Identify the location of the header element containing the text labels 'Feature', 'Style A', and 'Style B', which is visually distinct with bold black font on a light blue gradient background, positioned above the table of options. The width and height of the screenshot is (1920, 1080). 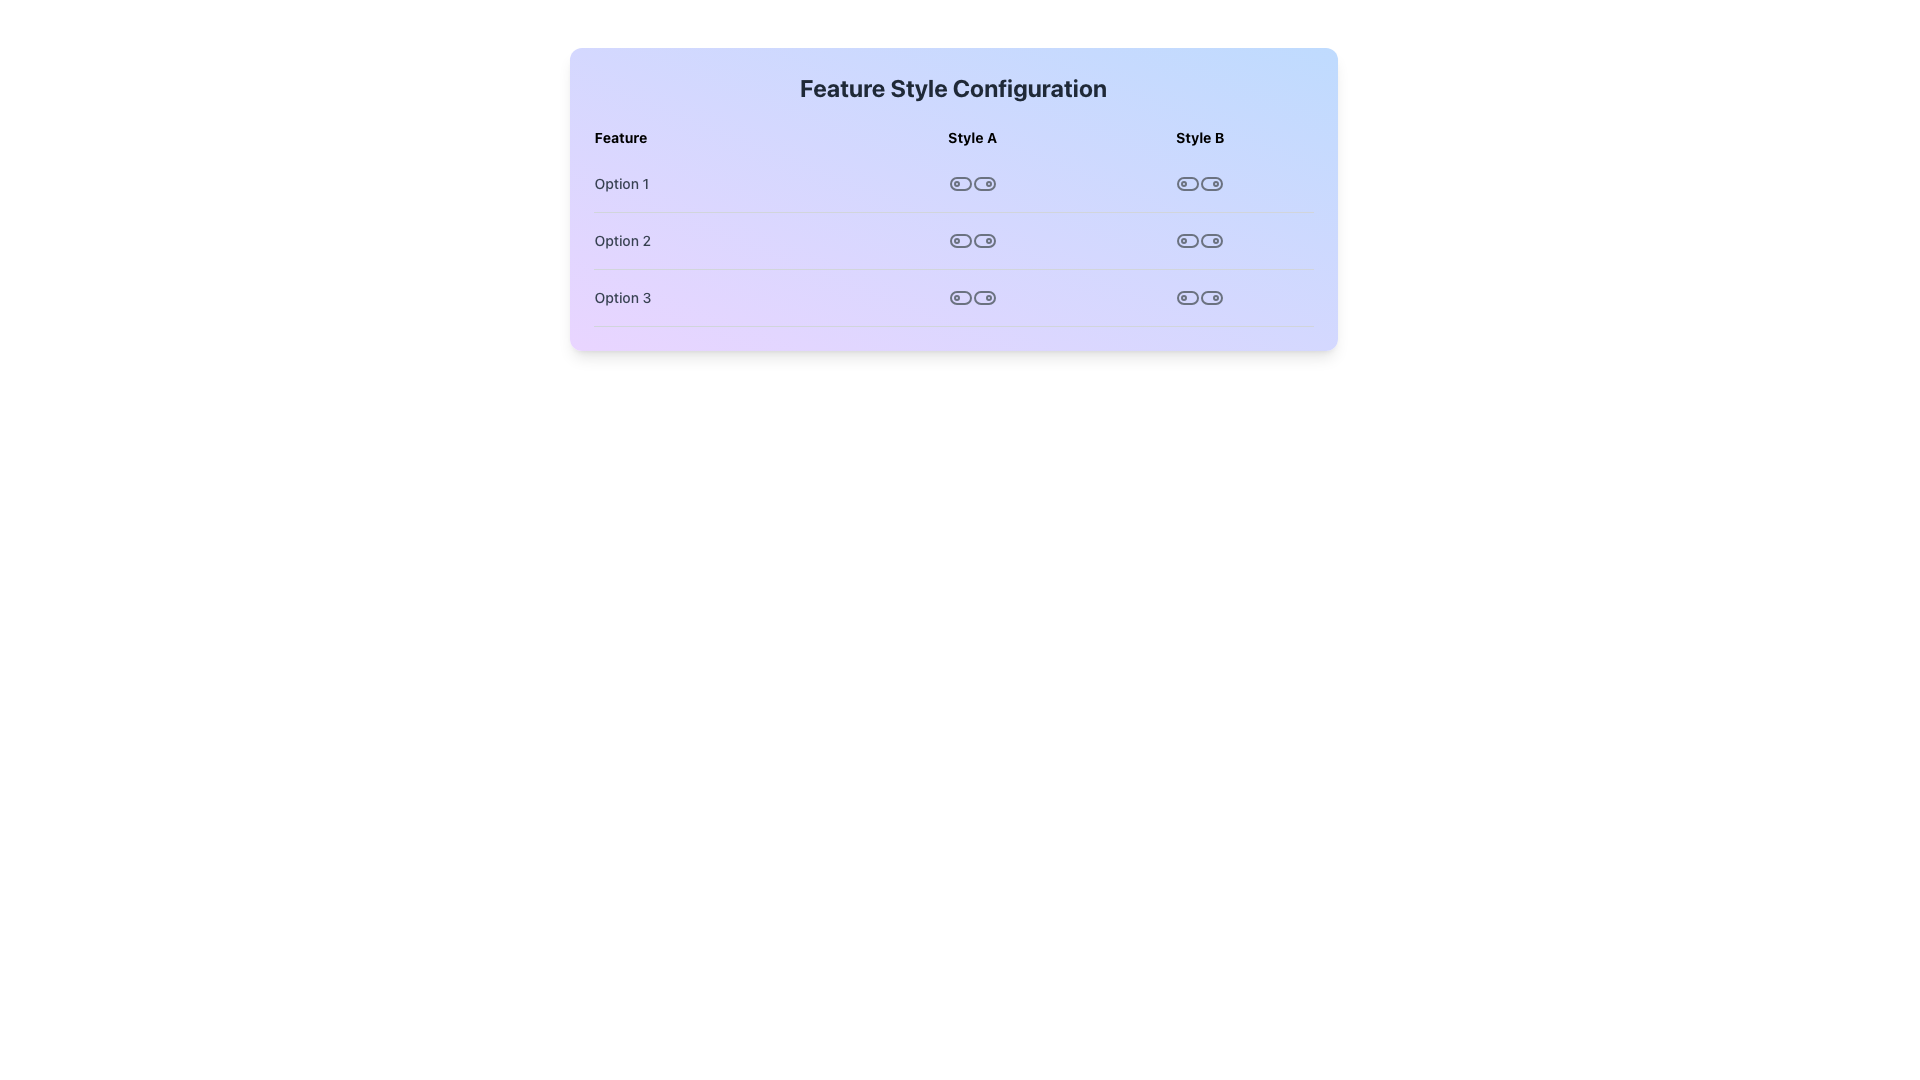
(952, 137).